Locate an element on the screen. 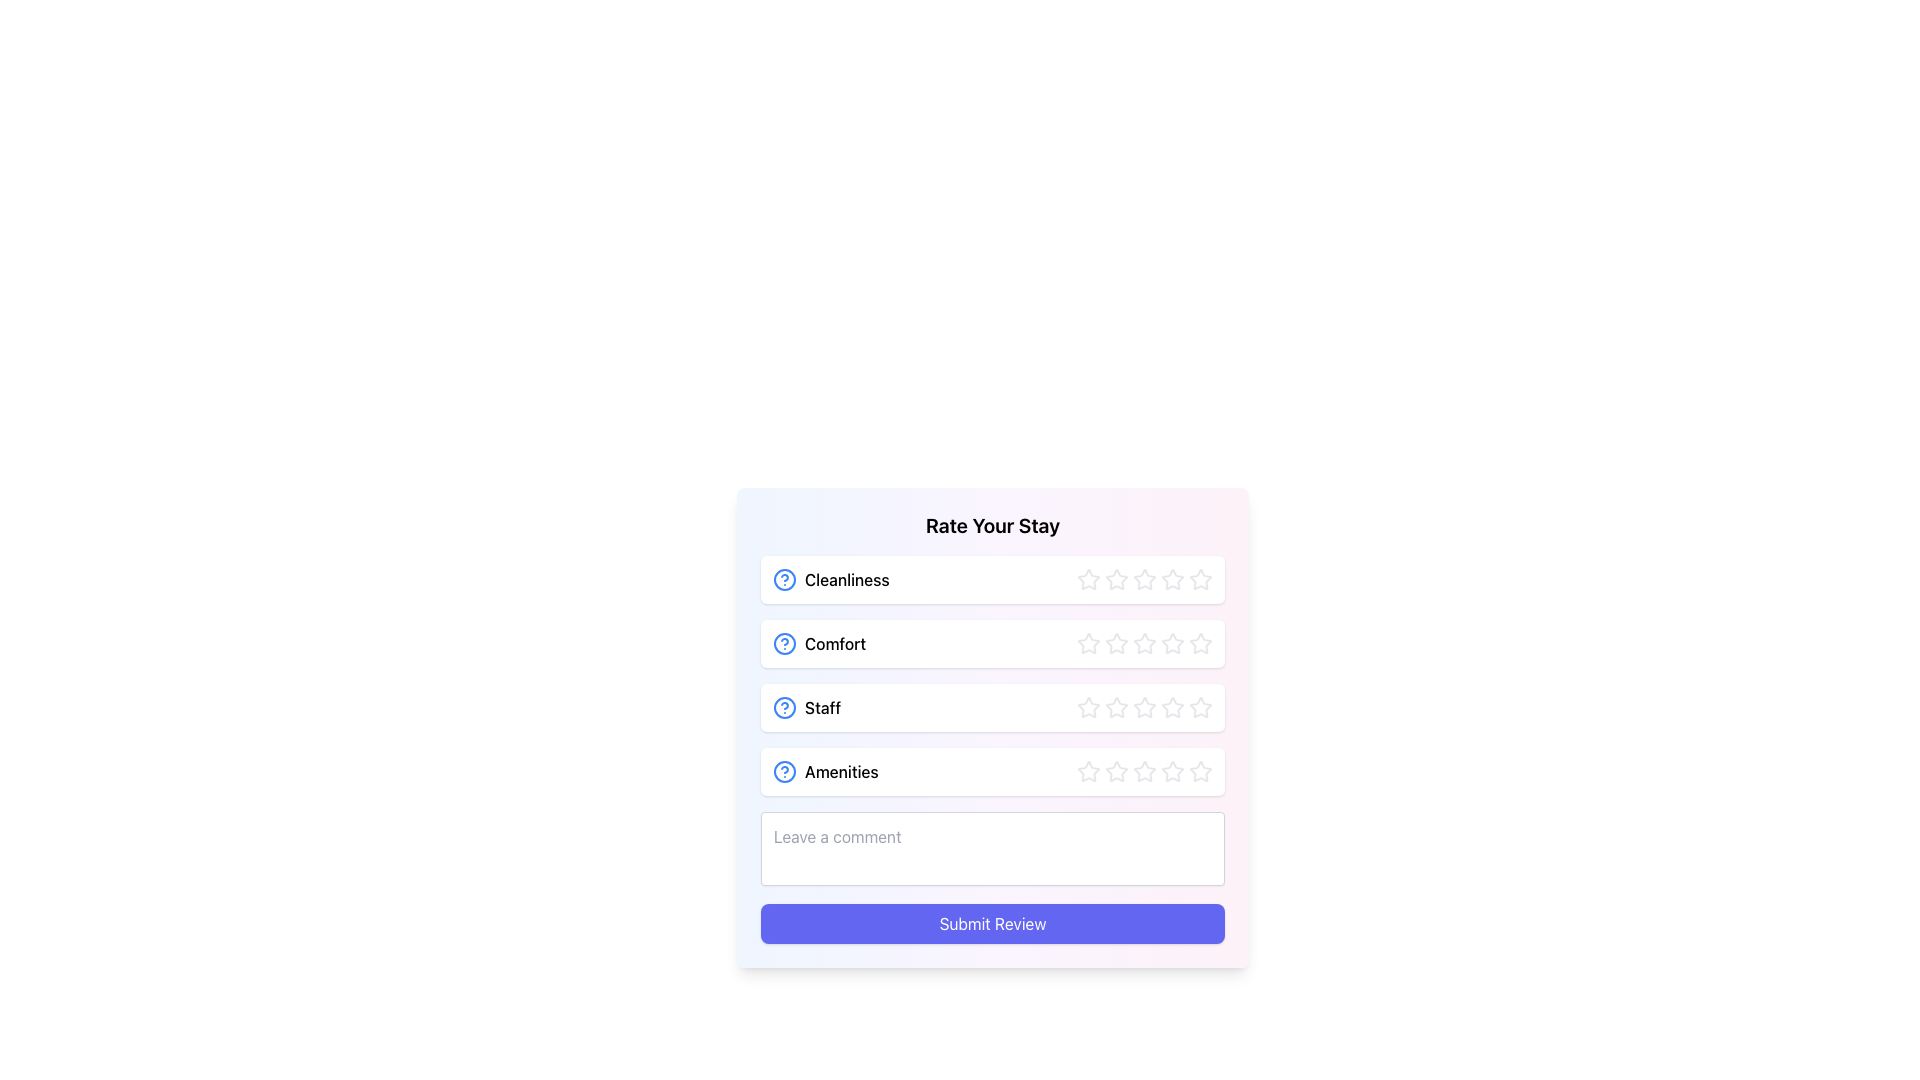 This screenshot has height=1080, width=1920. the second star in the five-star rating system for the 'Comfort' aspect is located at coordinates (1200, 643).